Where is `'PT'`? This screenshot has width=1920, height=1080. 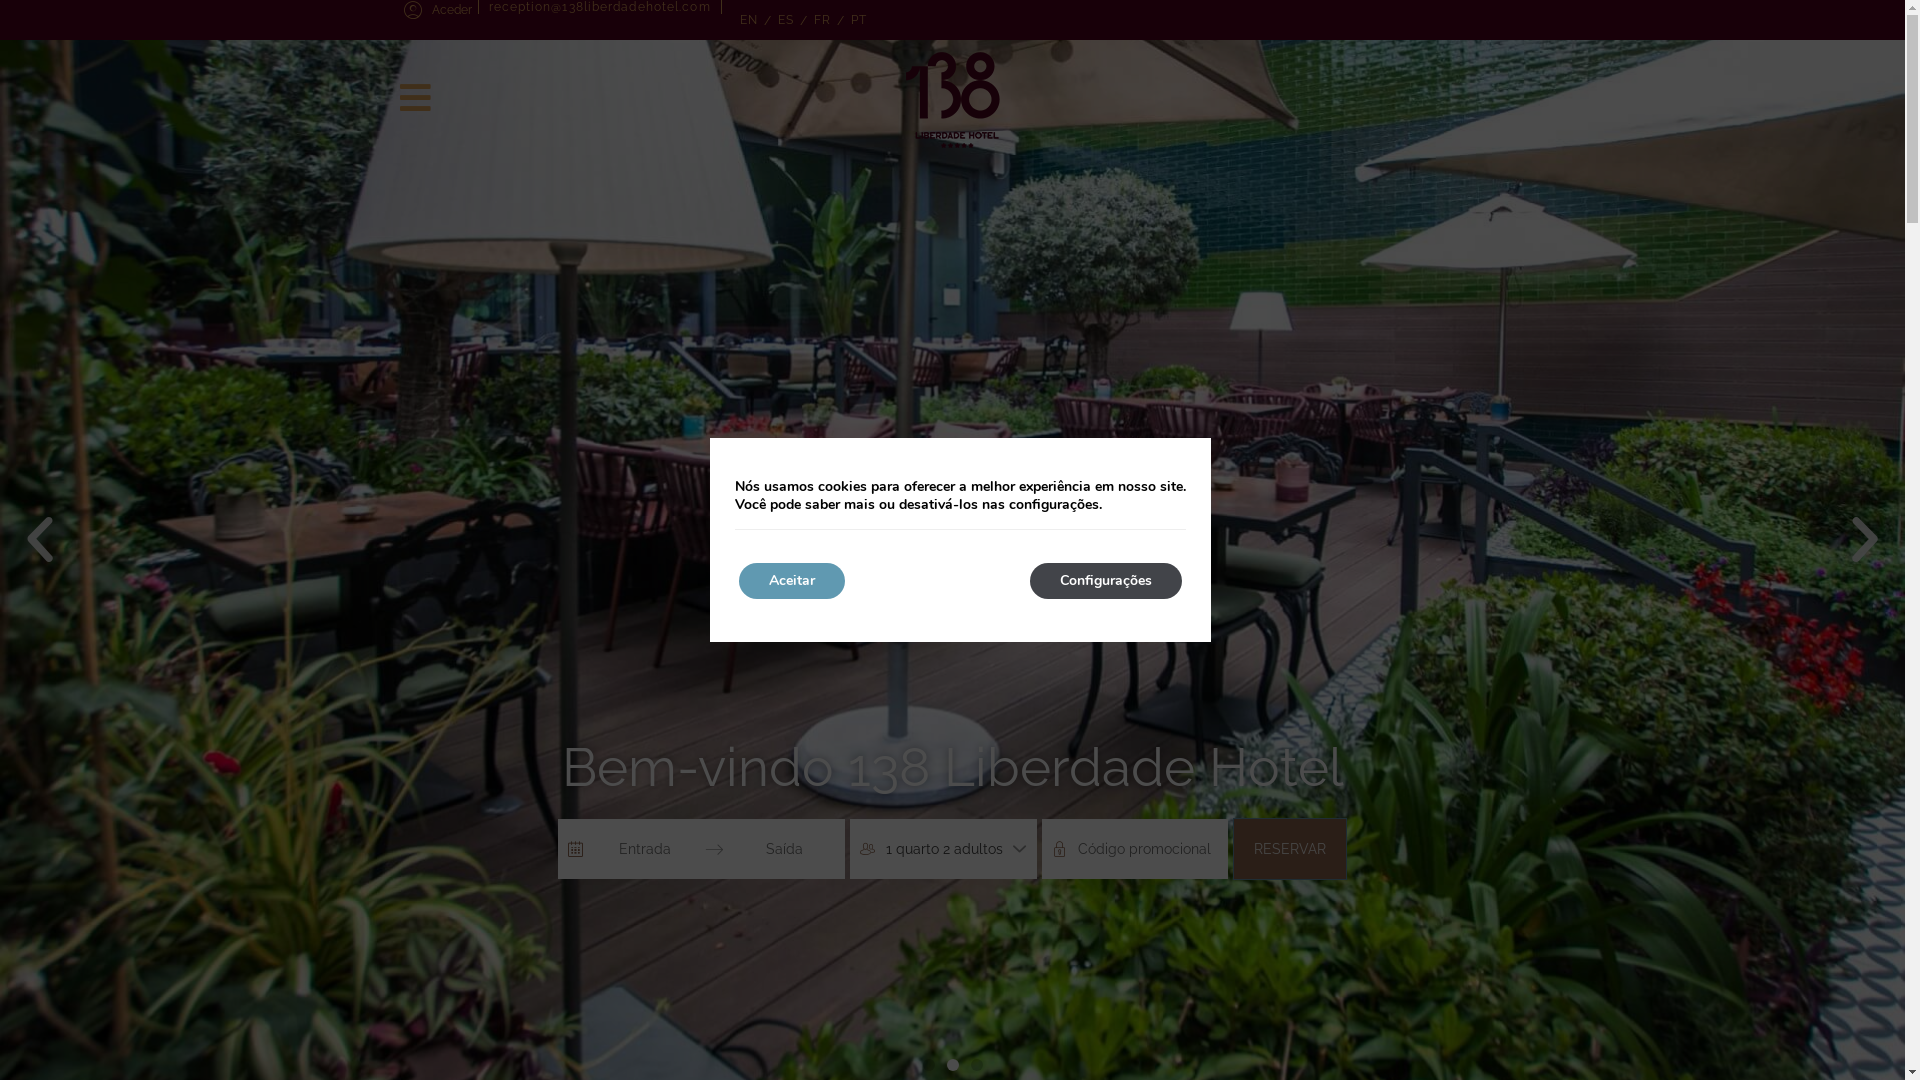 'PT' is located at coordinates (859, 19).